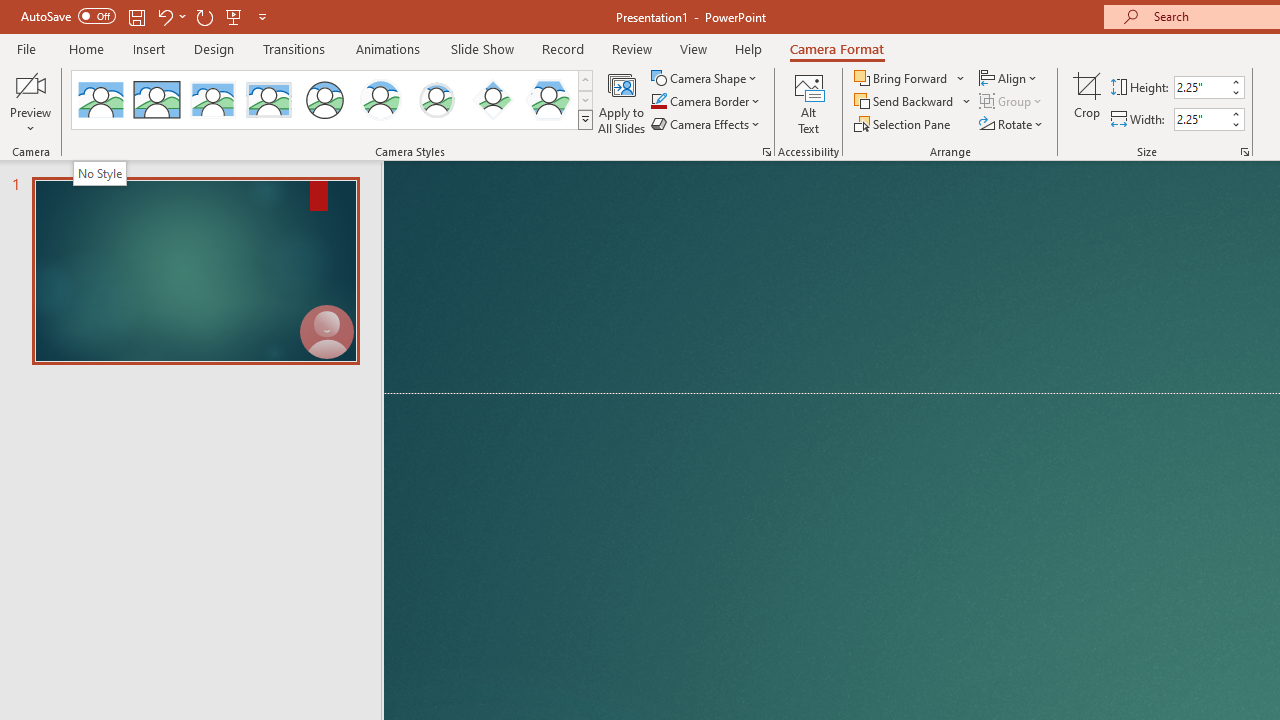 Image resolution: width=1280 pixels, height=720 pixels. I want to click on 'Bring Forward', so click(901, 77).